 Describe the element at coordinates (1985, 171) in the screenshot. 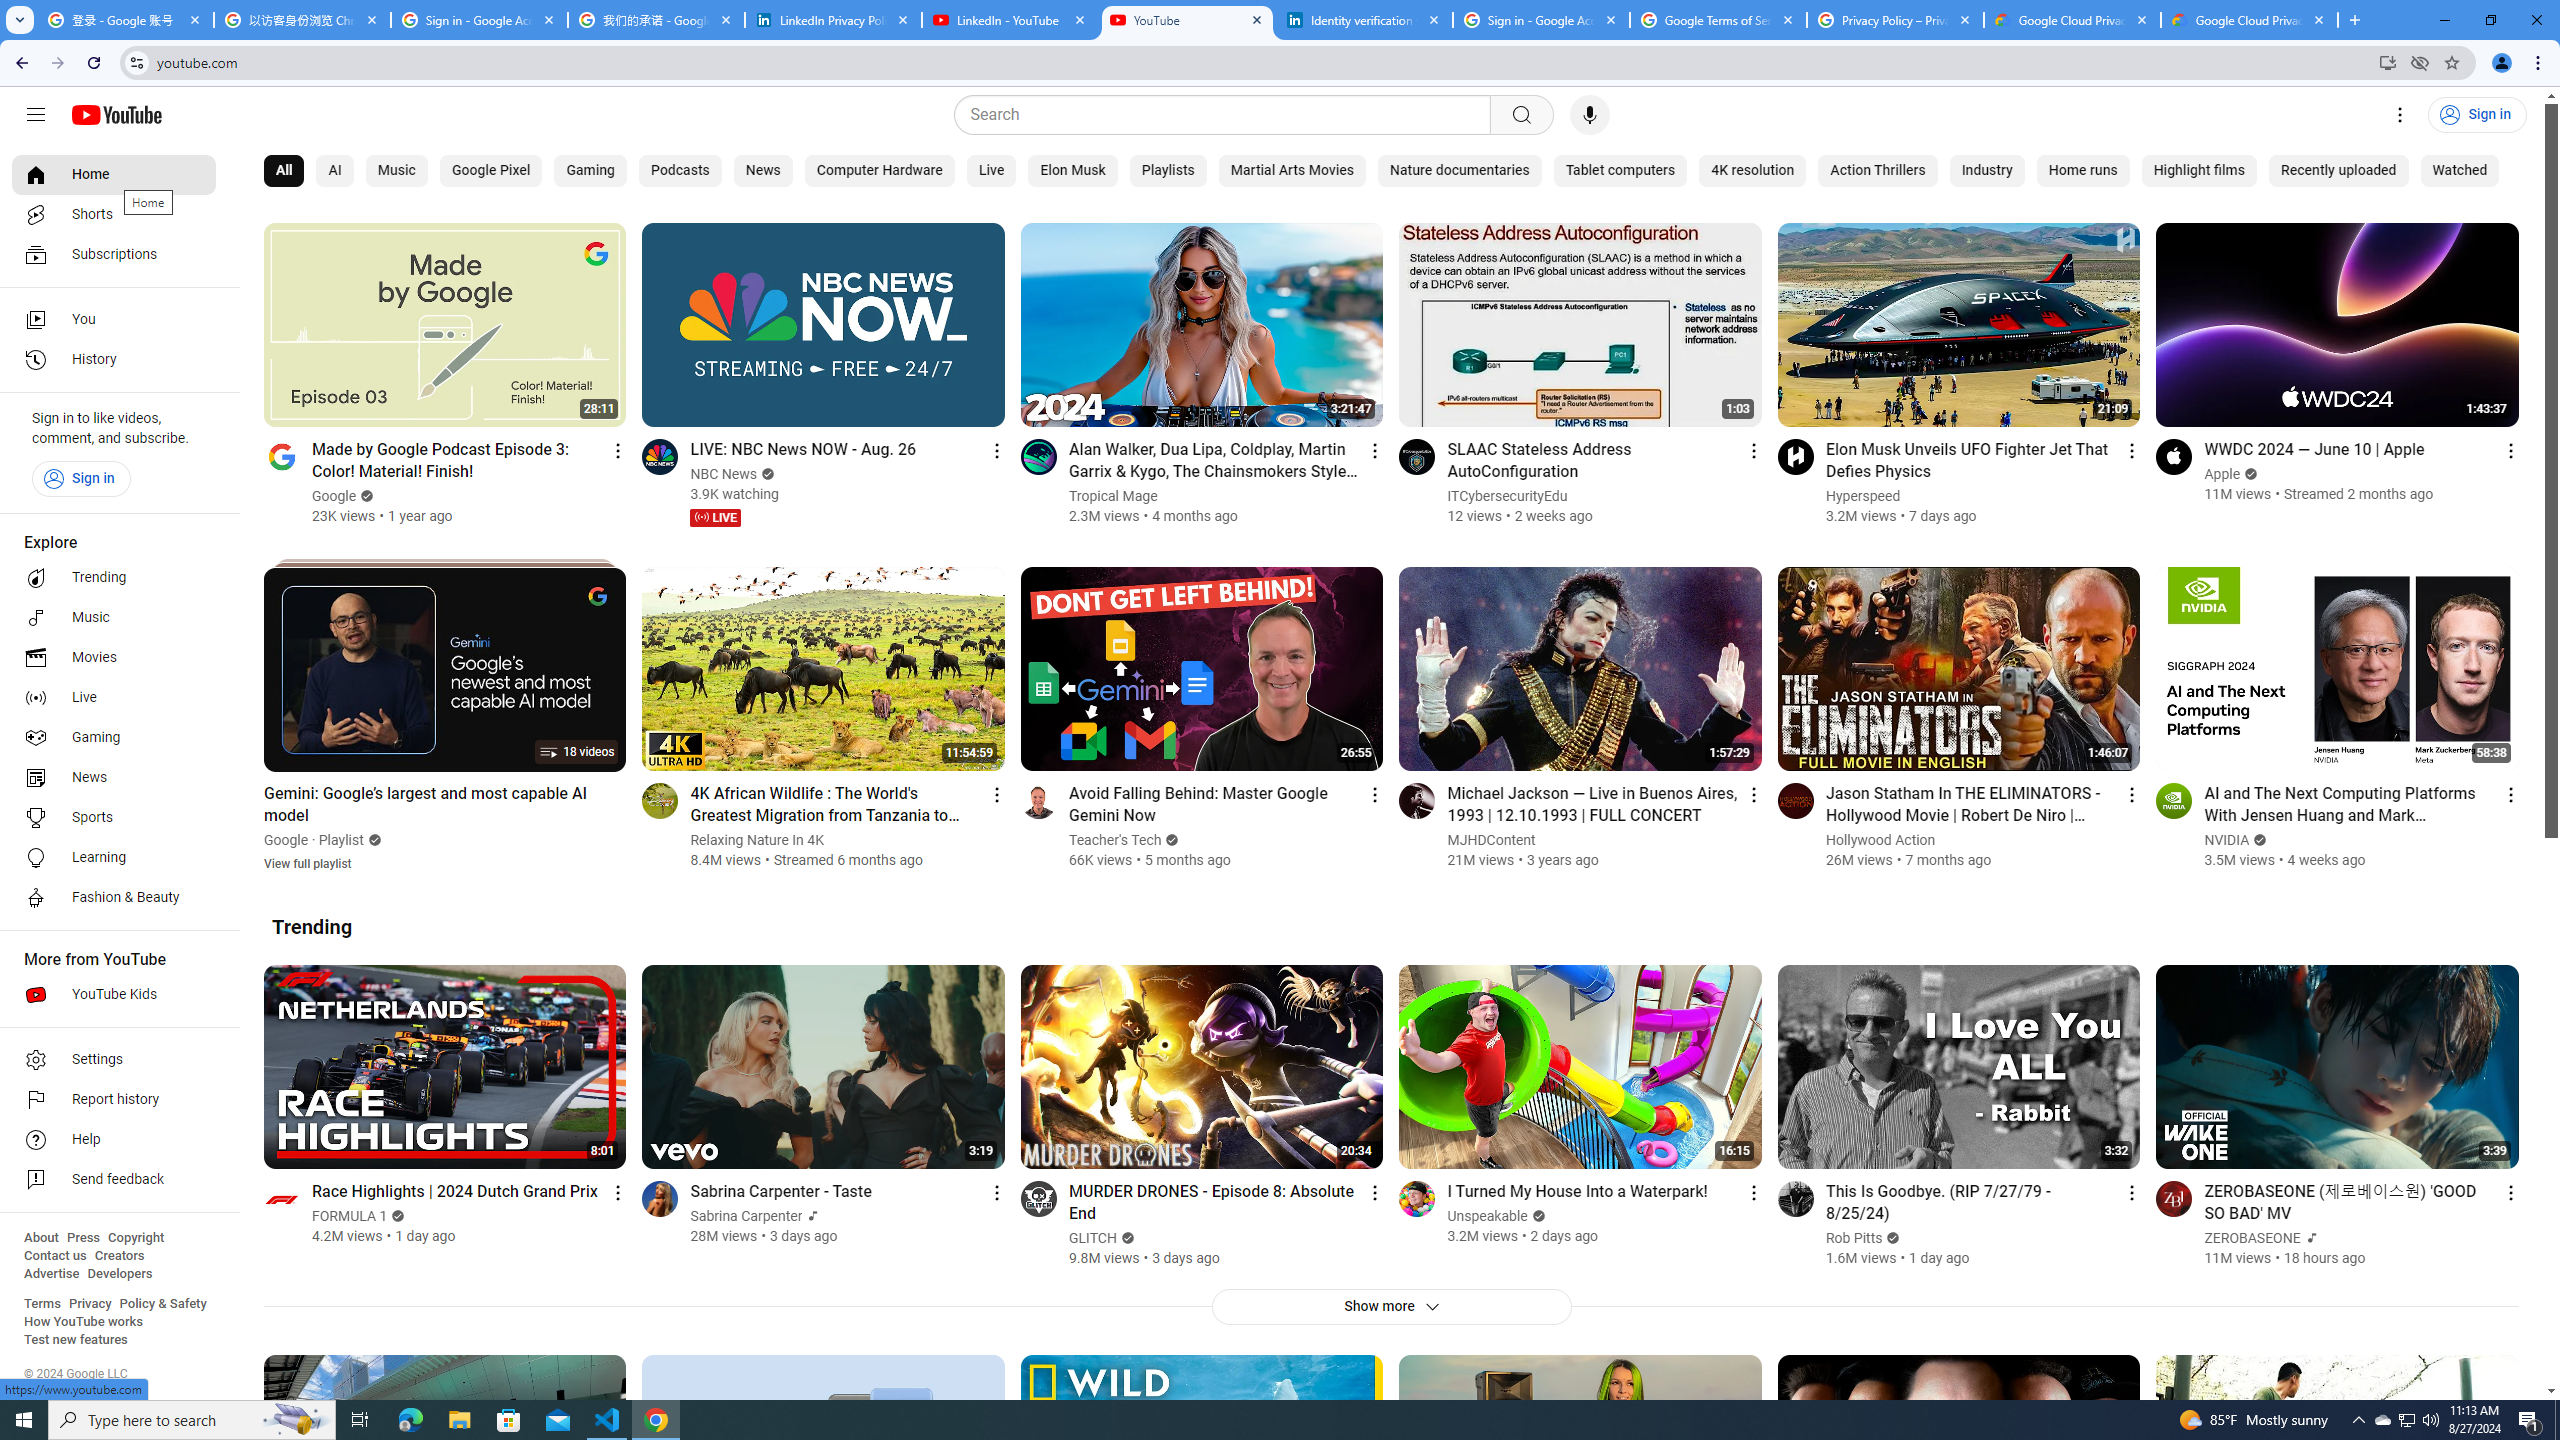

I see `'Industry'` at that location.